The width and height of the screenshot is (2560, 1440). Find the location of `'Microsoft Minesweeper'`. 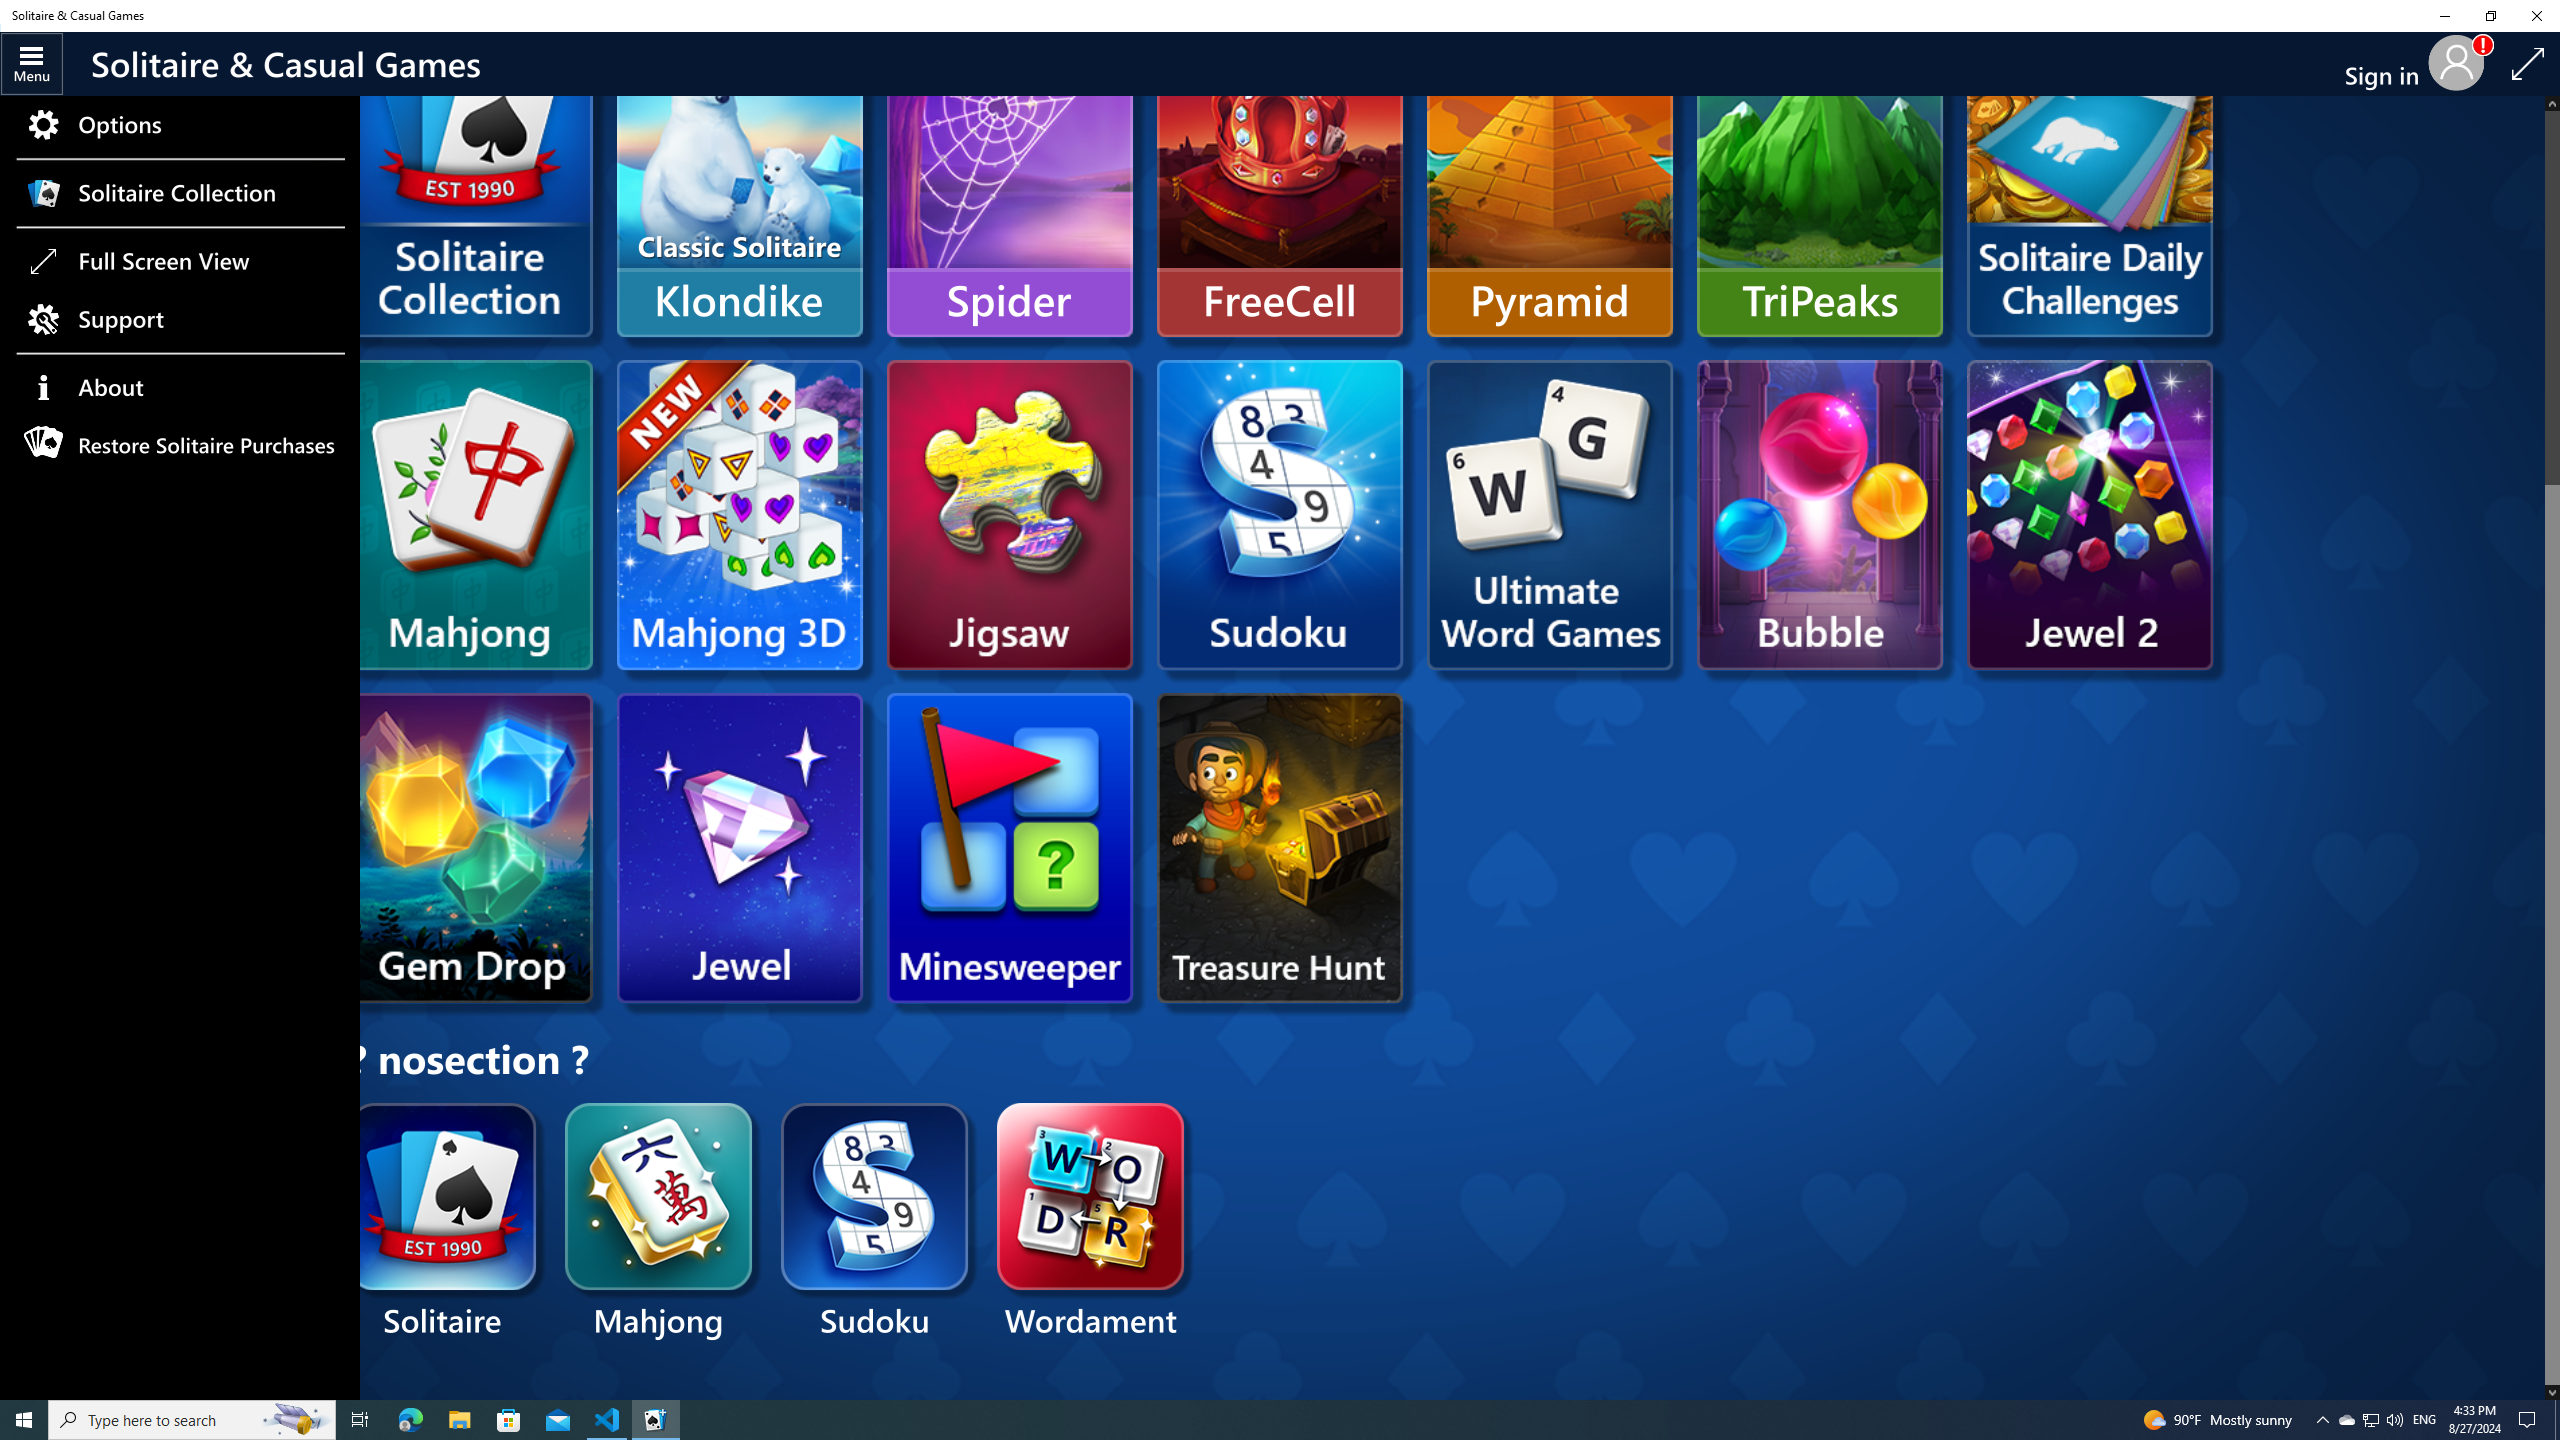

'Microsoft Minesweeper' is located at coordinates (1008, 847).